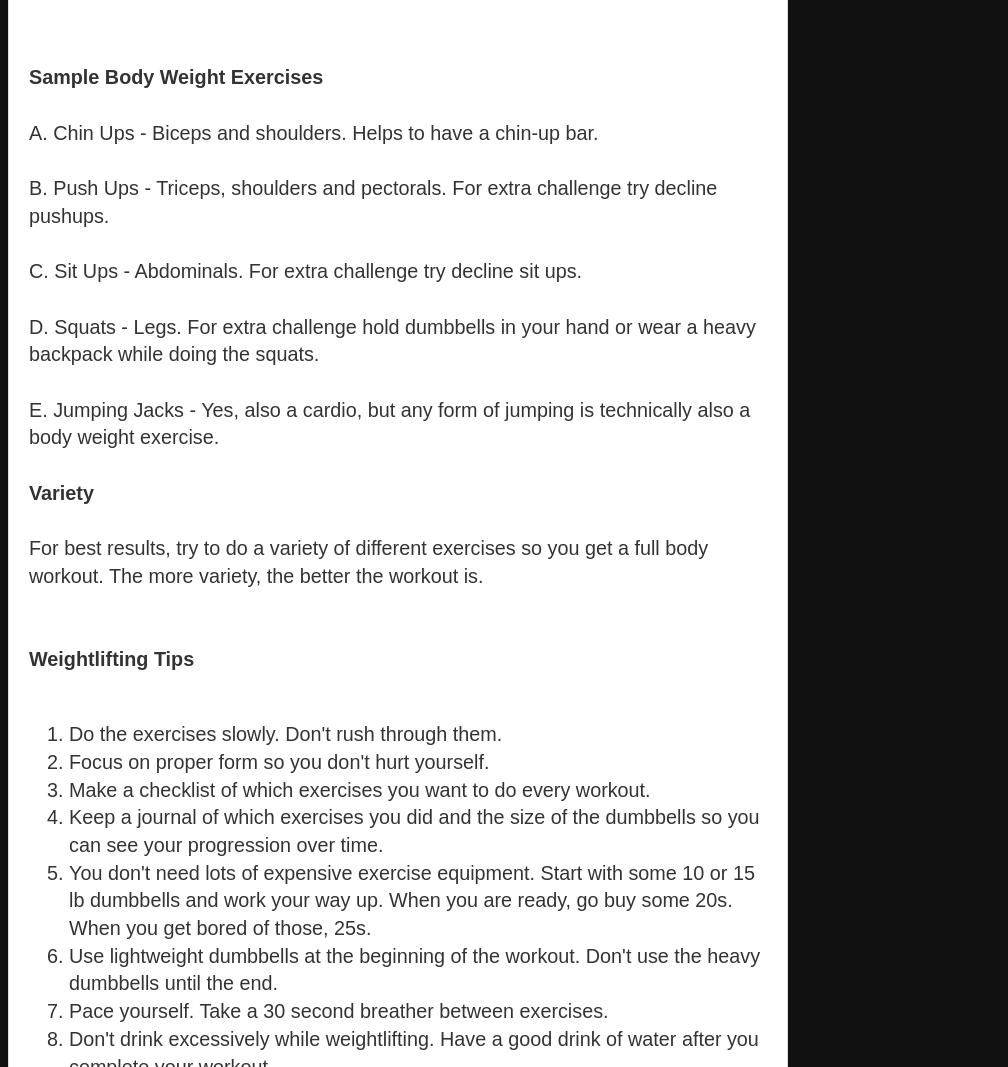 Image resolution: width=1008 pixels, height=1067 pixels. Describe the element at coordinates (389, 421) in the screenshot. I see `'E. Jumping Jacks - Yes, also a cardio, but any form of jumping is technically also a body weight exercise.'` at that location.